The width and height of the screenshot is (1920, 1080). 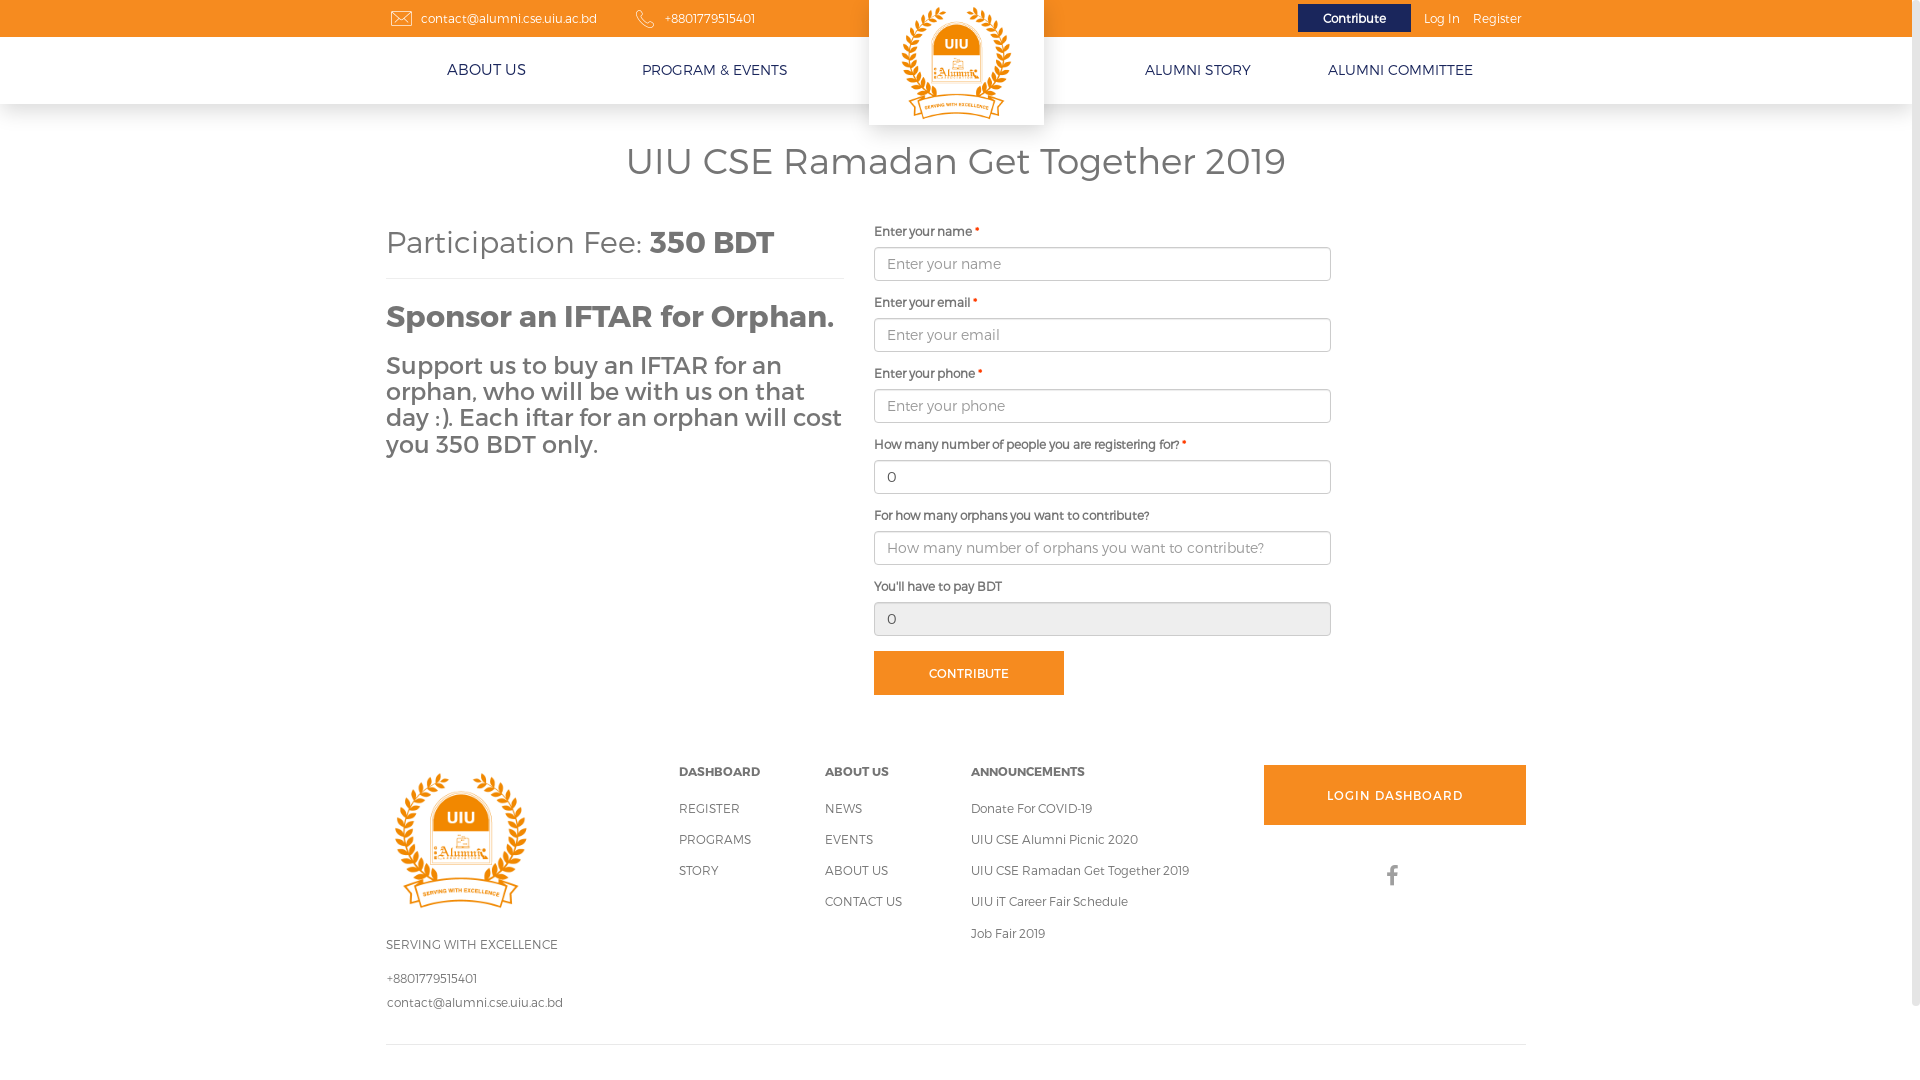 I want to click on 'CONTACT US', so click(x=863, y=901).